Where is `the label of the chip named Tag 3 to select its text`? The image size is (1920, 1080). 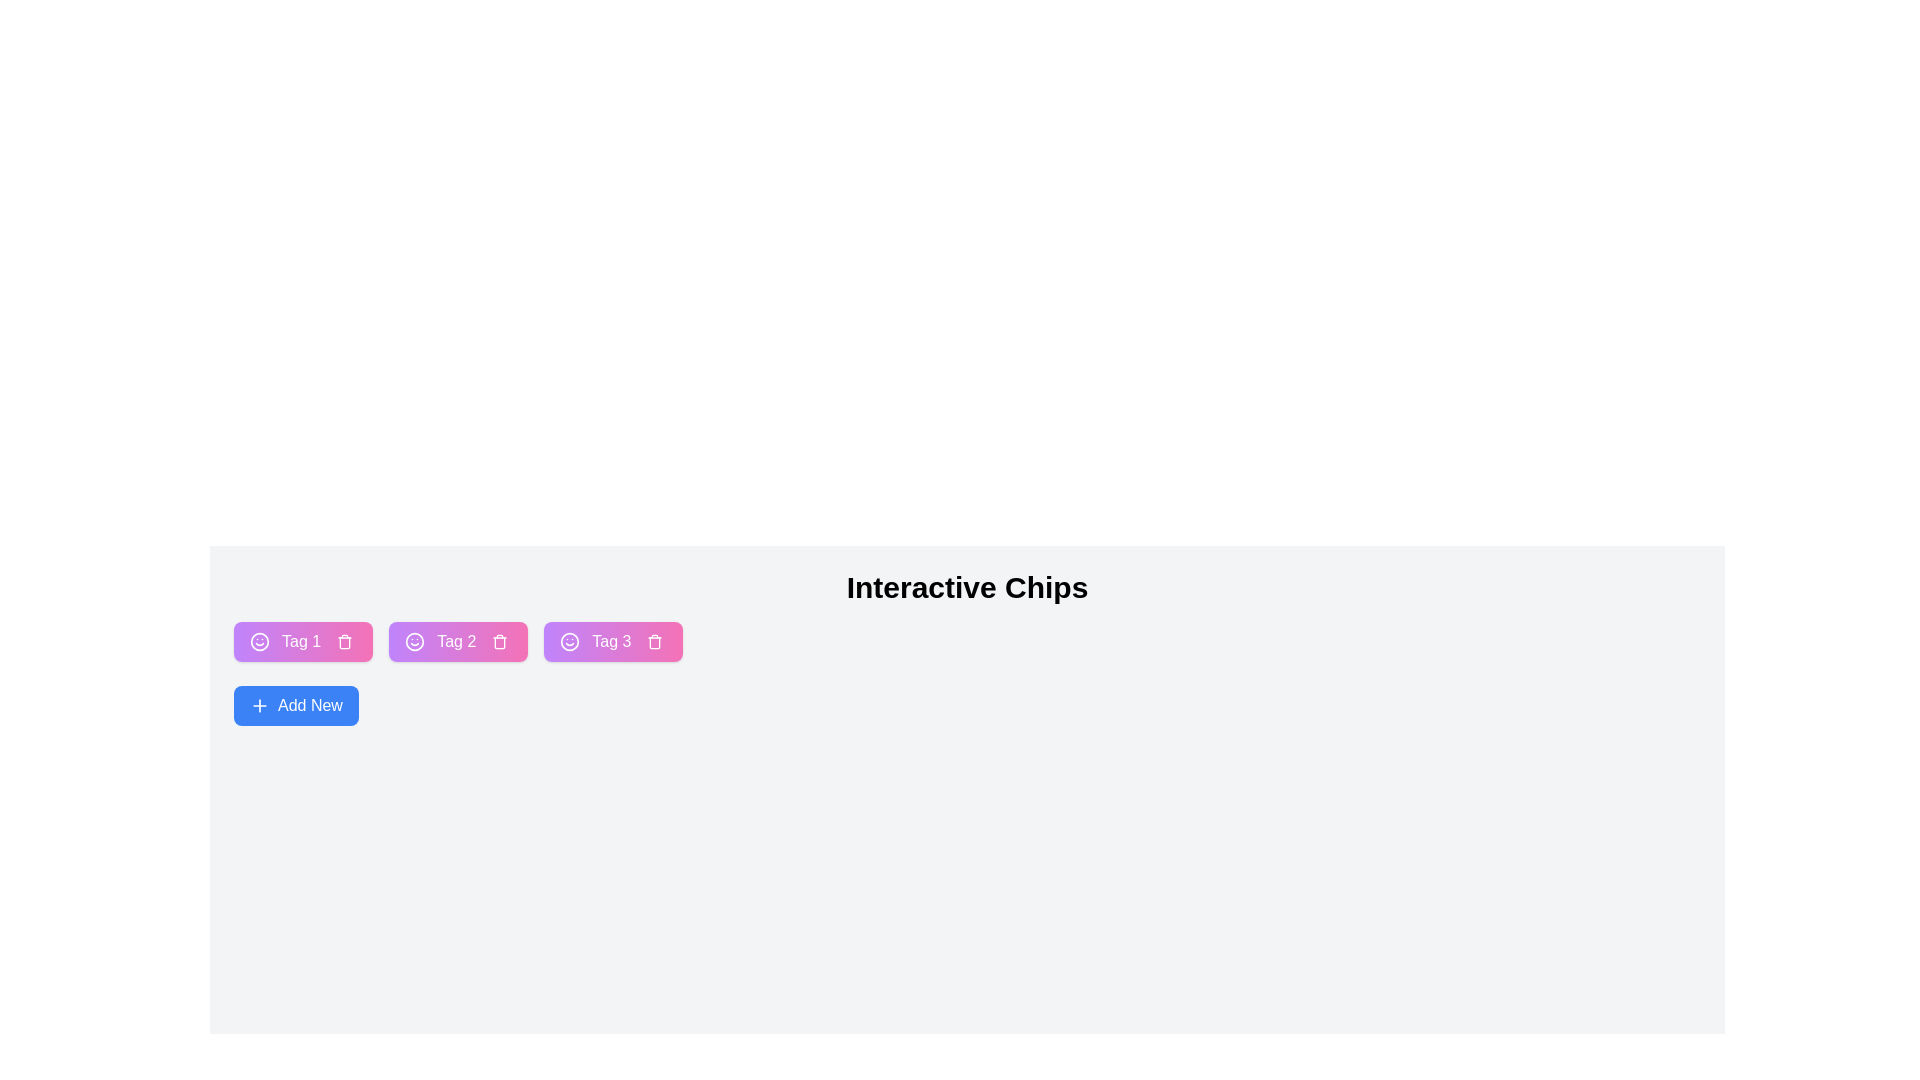 the label of the chip named Tag 3 to select its text is located at coordinates (610, 641).